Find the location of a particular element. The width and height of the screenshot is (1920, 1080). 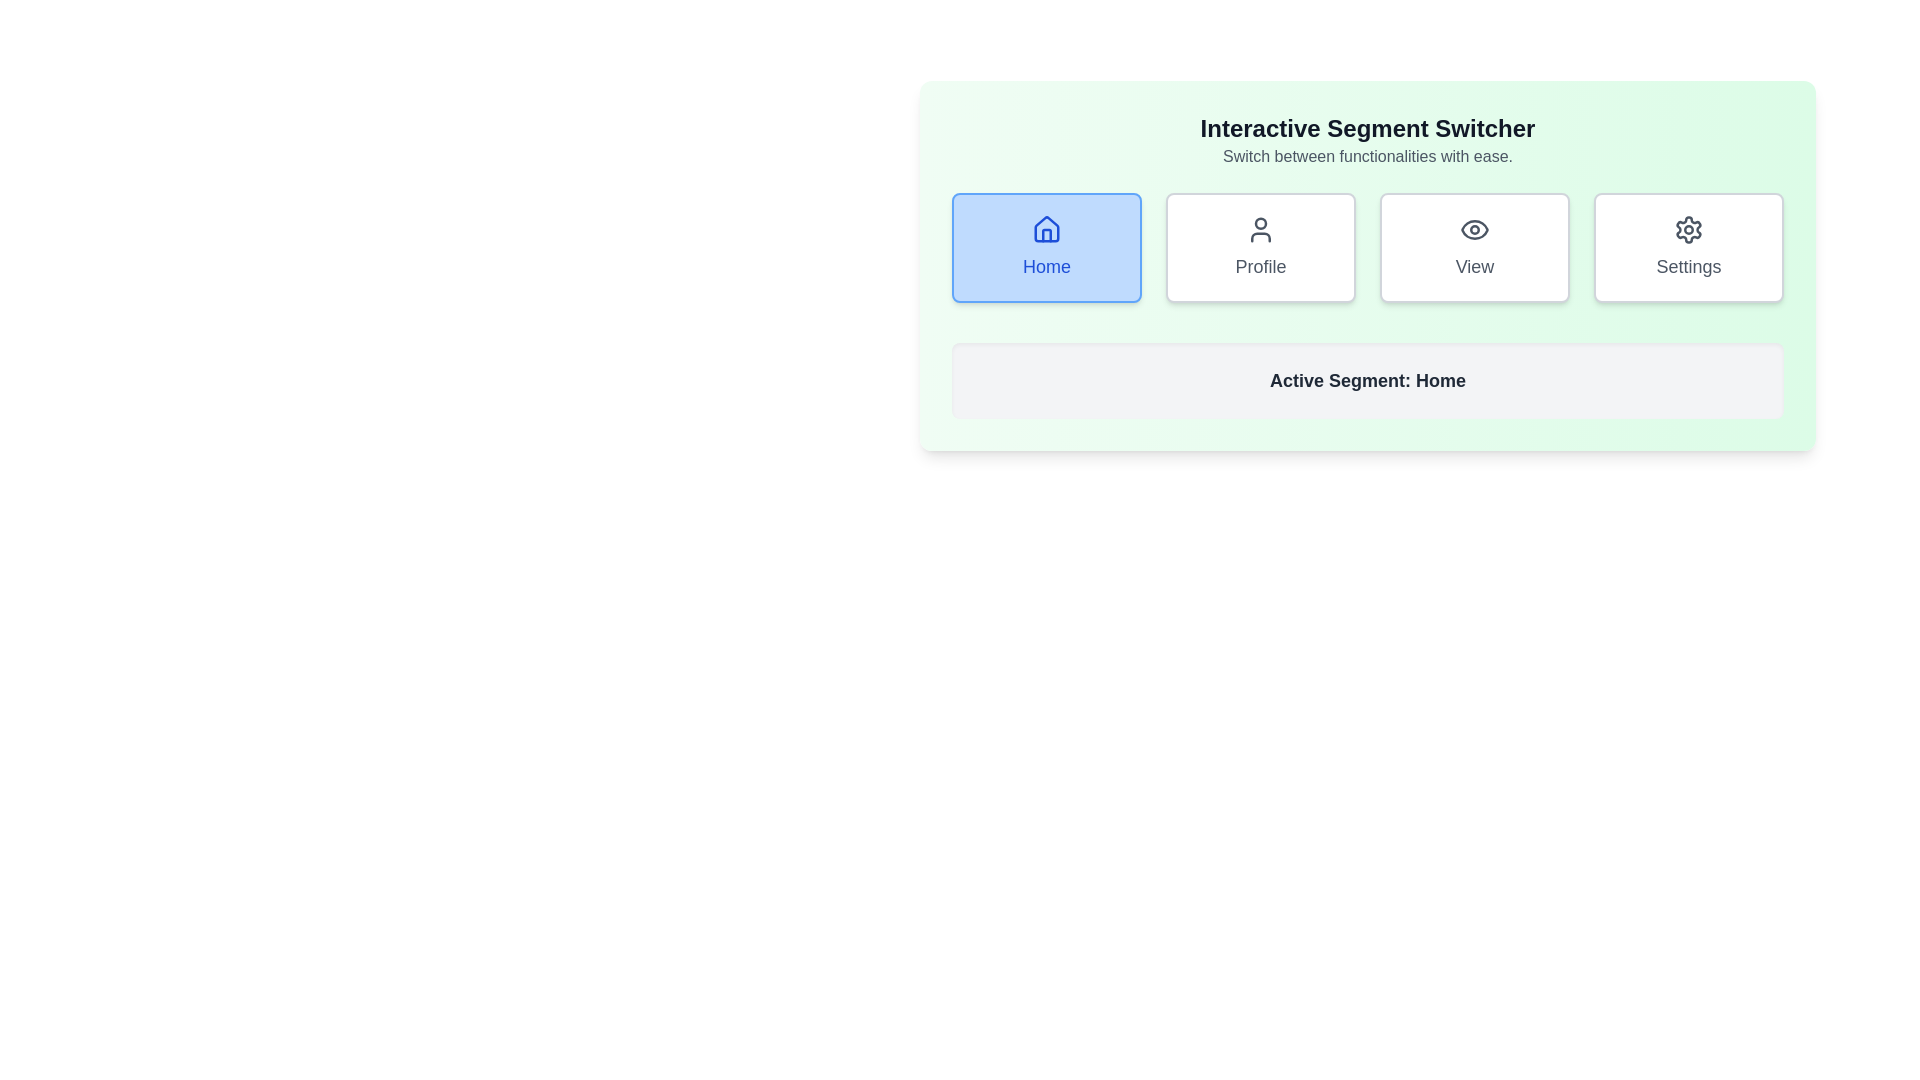

the cogwheel-shaped SVG icon located above the 'Settings' text within the card UI component is located at coordinates (1688, 229).